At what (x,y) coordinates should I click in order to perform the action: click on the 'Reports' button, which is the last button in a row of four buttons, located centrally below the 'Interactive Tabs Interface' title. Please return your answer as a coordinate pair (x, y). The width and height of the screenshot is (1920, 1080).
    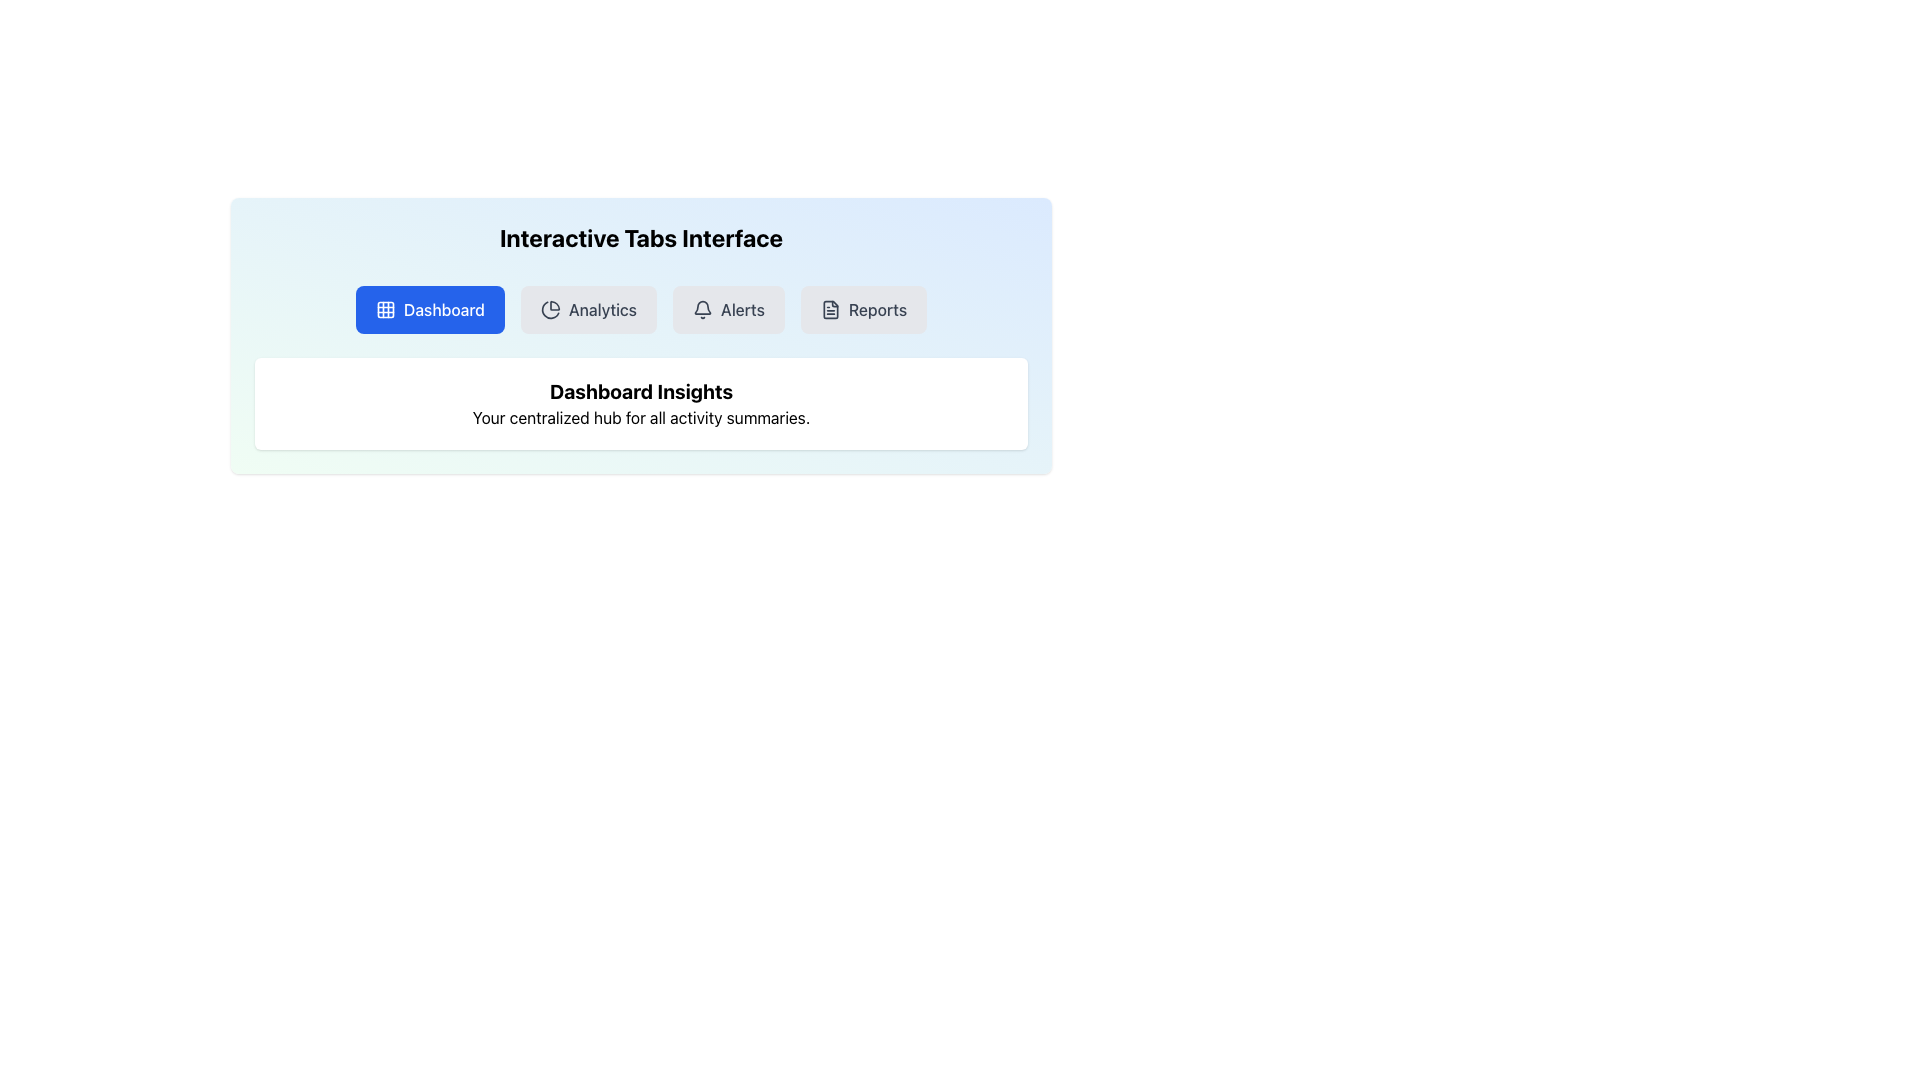
    Looking at the image, I should click on (864, 309).